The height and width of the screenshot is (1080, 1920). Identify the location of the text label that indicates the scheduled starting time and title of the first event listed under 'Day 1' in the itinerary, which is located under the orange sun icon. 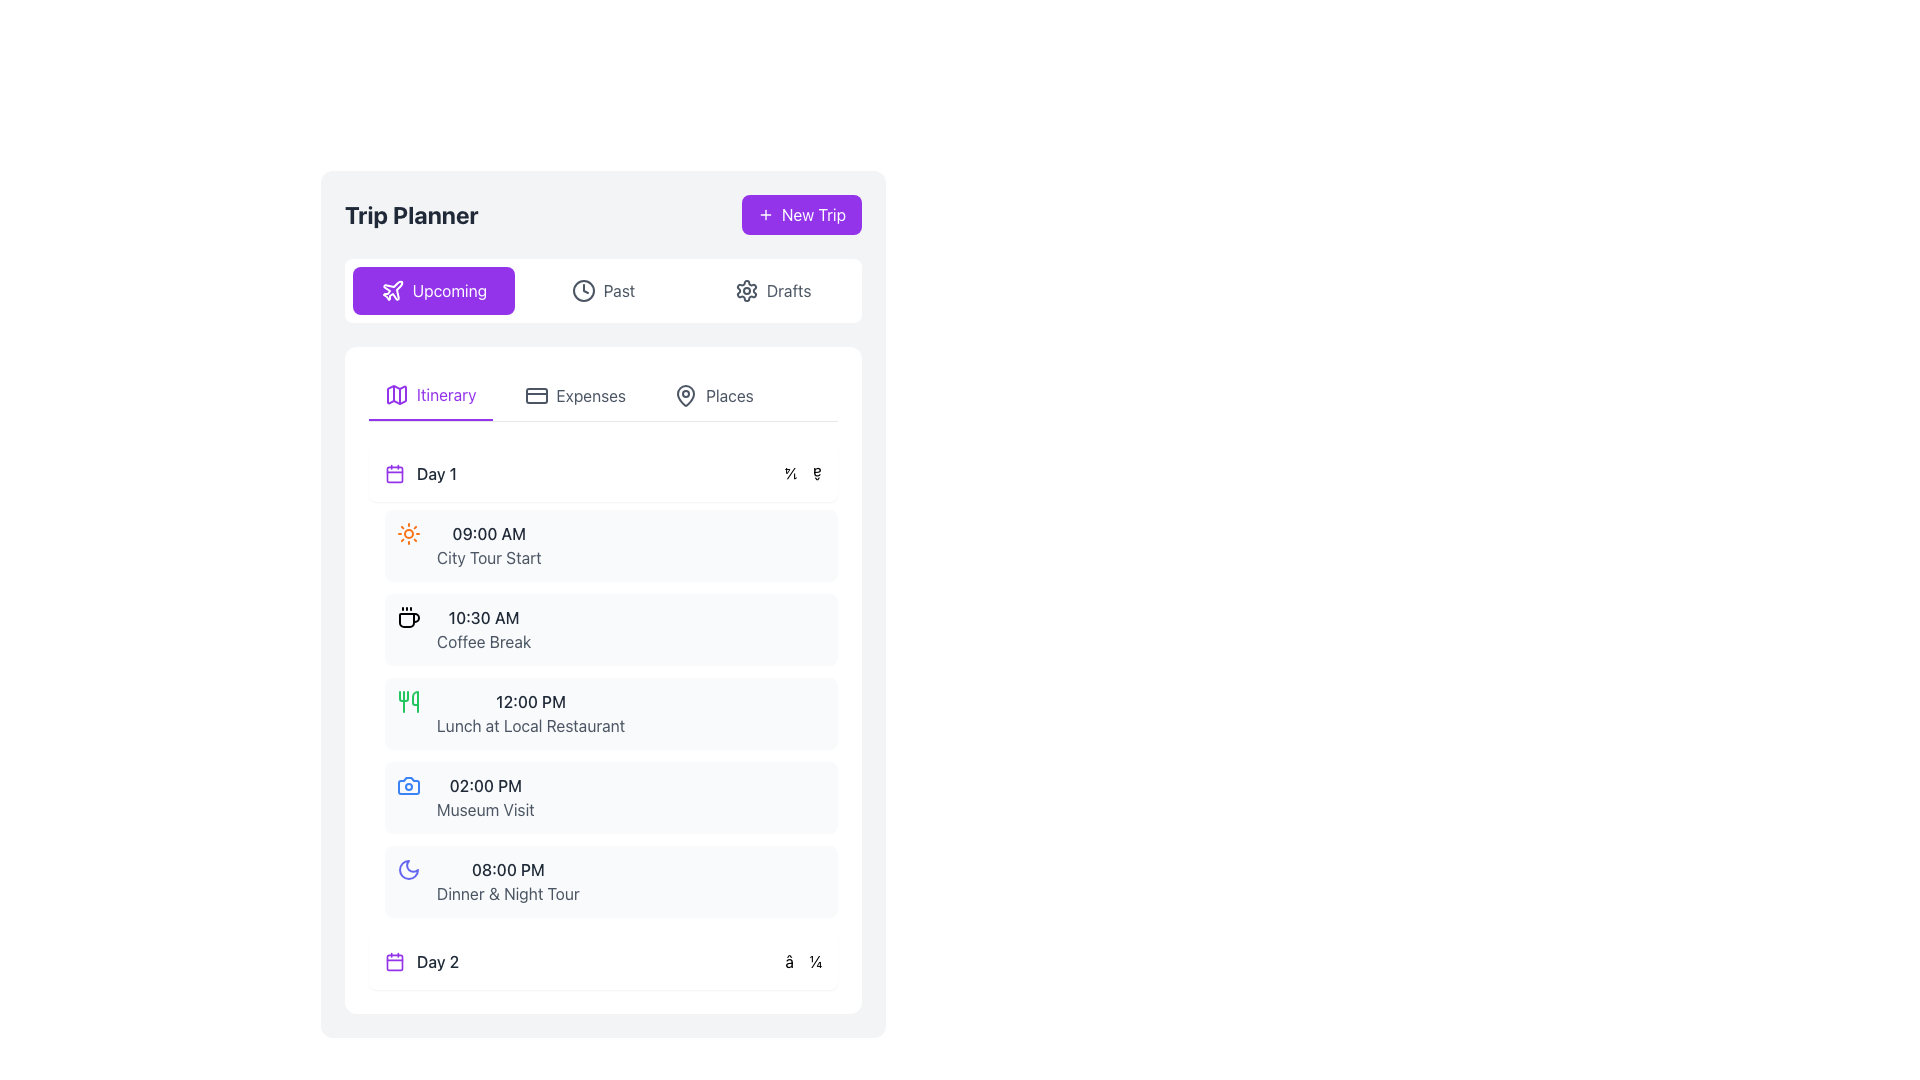
(489, 546).